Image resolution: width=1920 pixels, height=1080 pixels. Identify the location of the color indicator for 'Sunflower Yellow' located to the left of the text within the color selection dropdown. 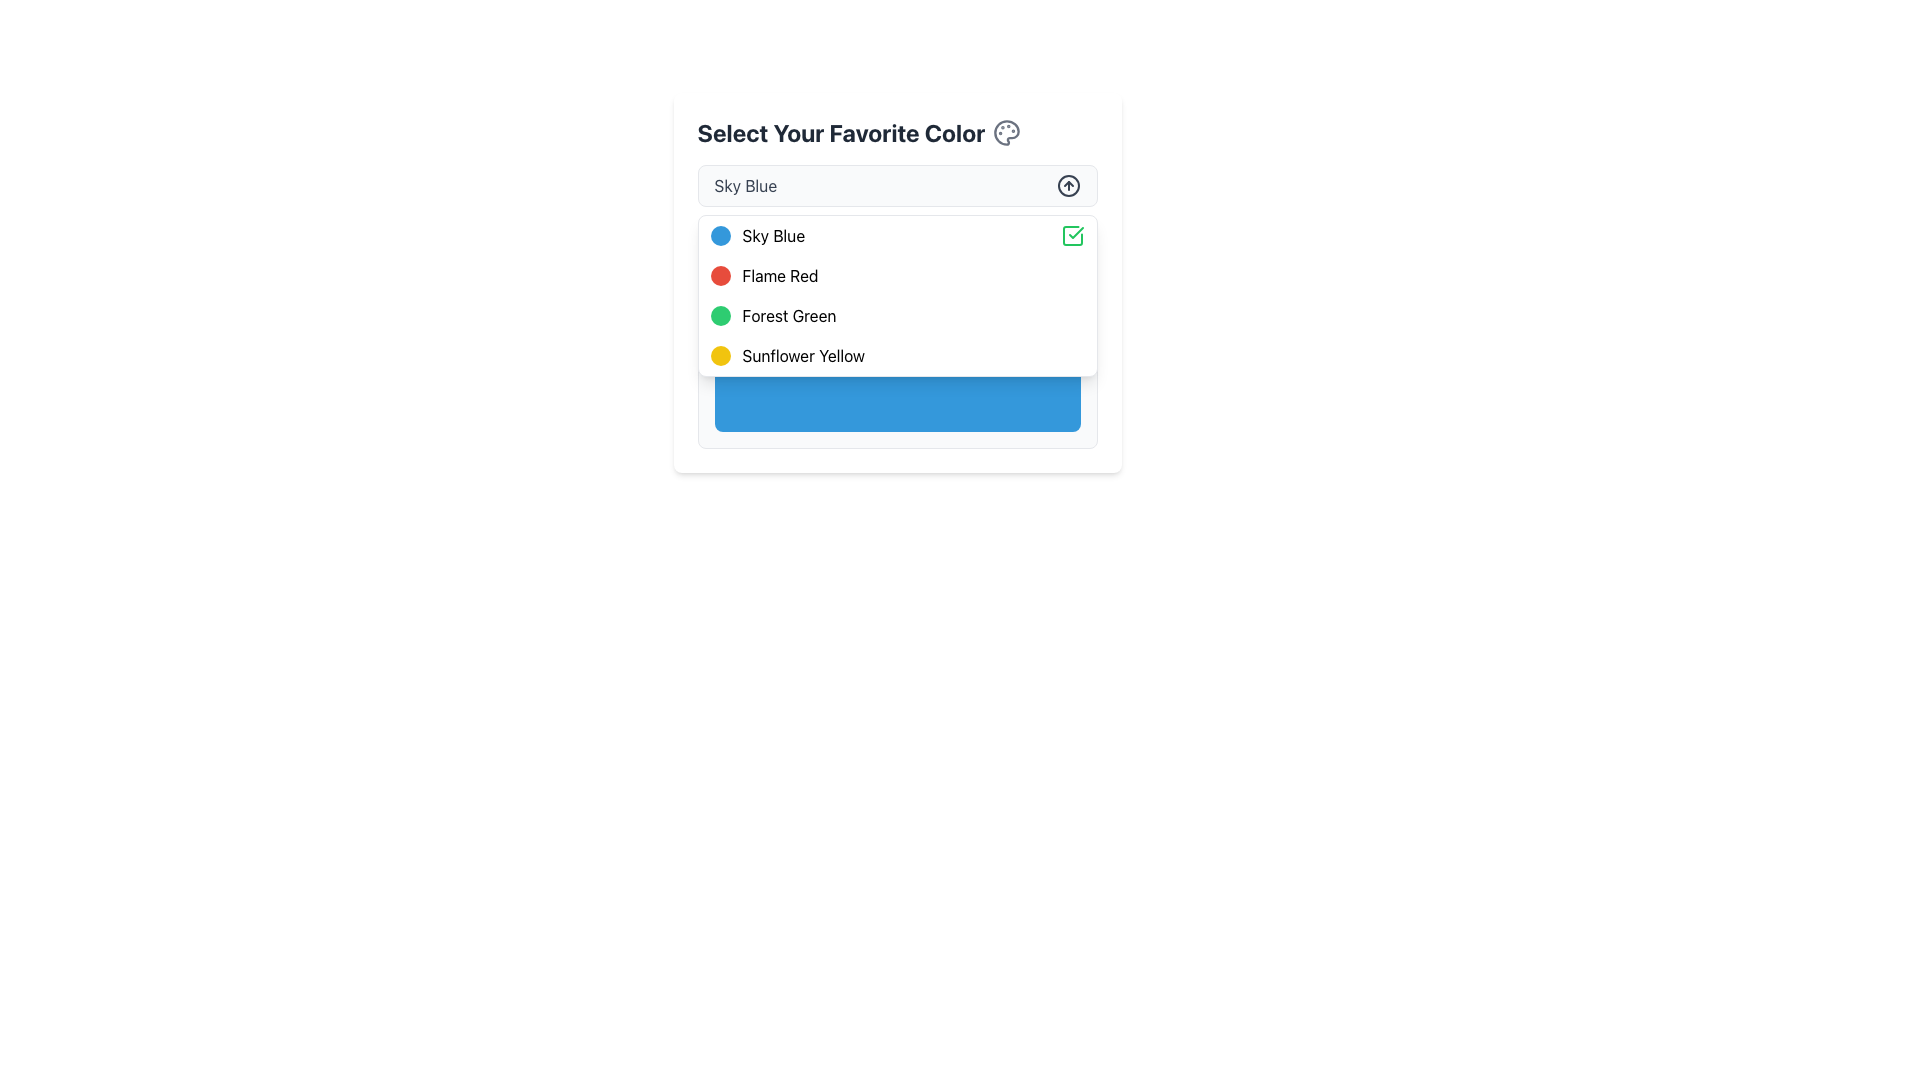
(720, 354).